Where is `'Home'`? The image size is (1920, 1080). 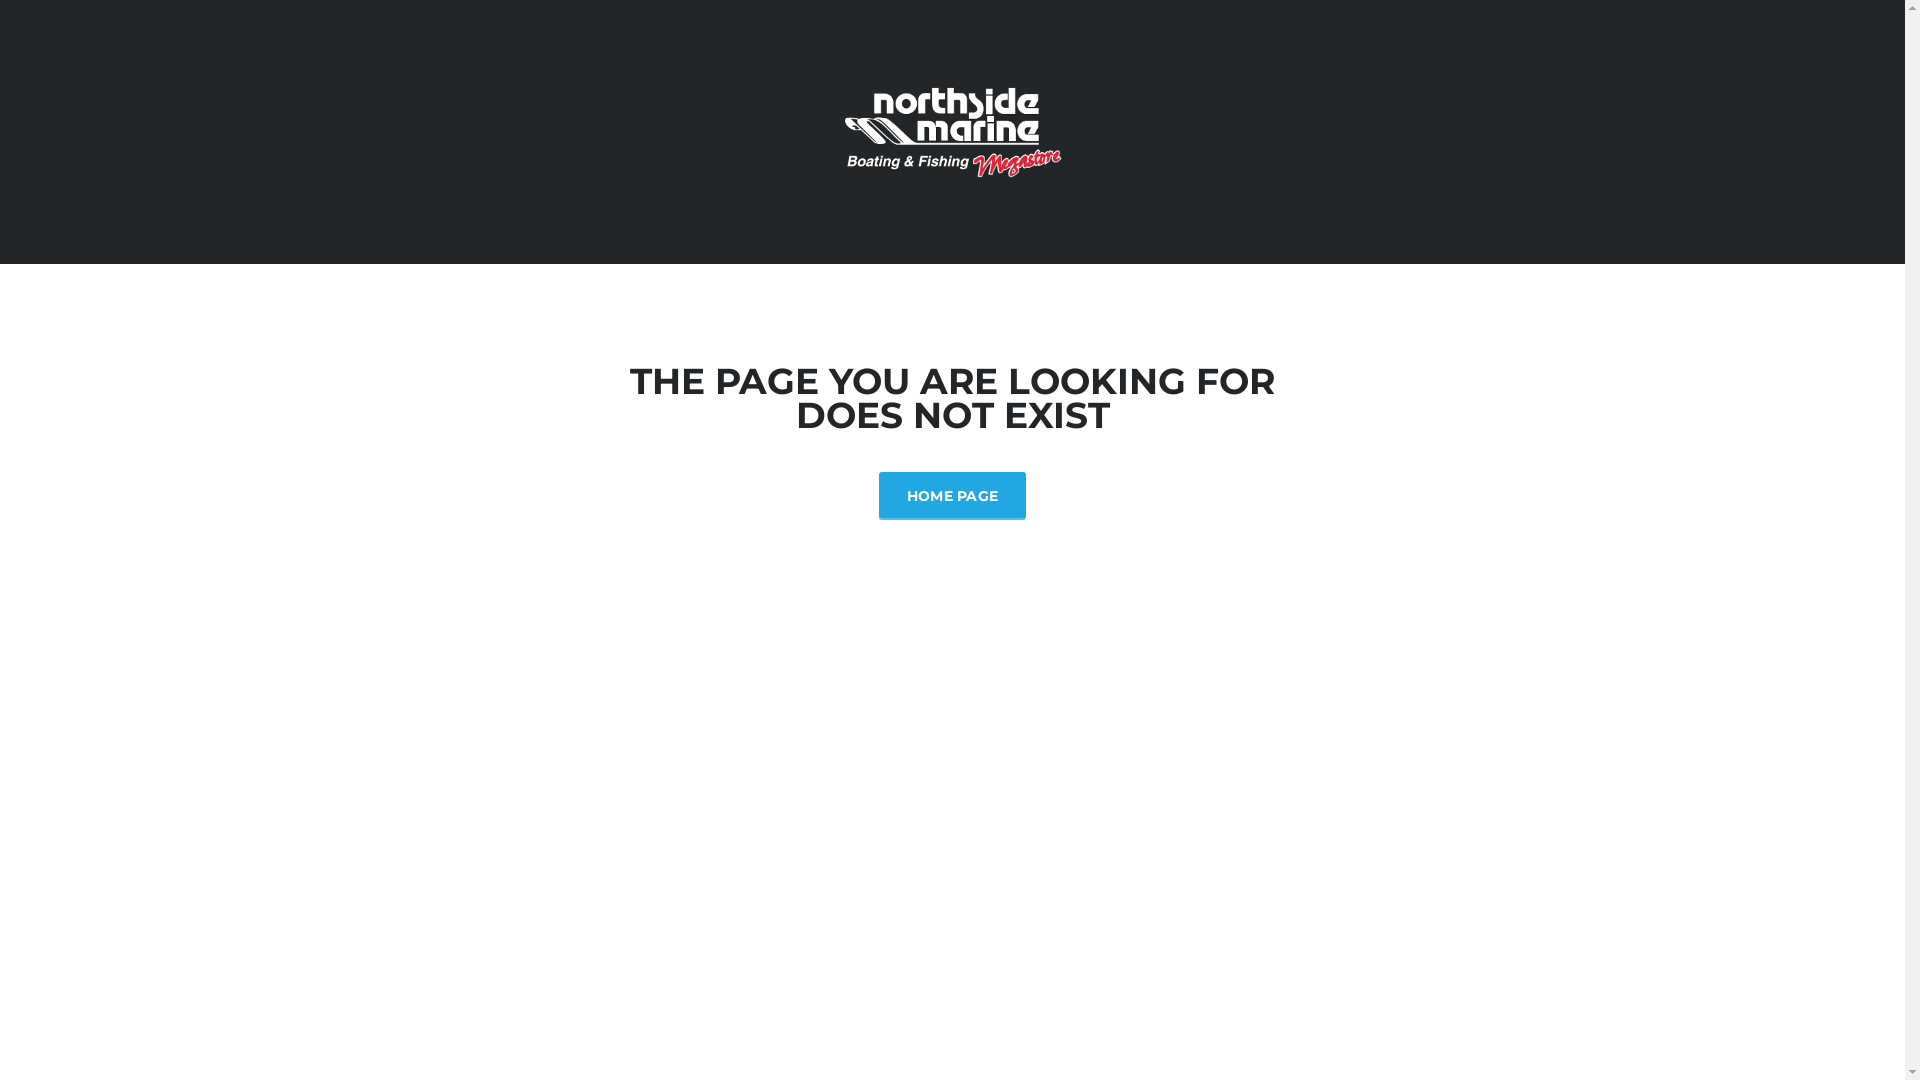 'Home' is located at coordinates (950, 130).